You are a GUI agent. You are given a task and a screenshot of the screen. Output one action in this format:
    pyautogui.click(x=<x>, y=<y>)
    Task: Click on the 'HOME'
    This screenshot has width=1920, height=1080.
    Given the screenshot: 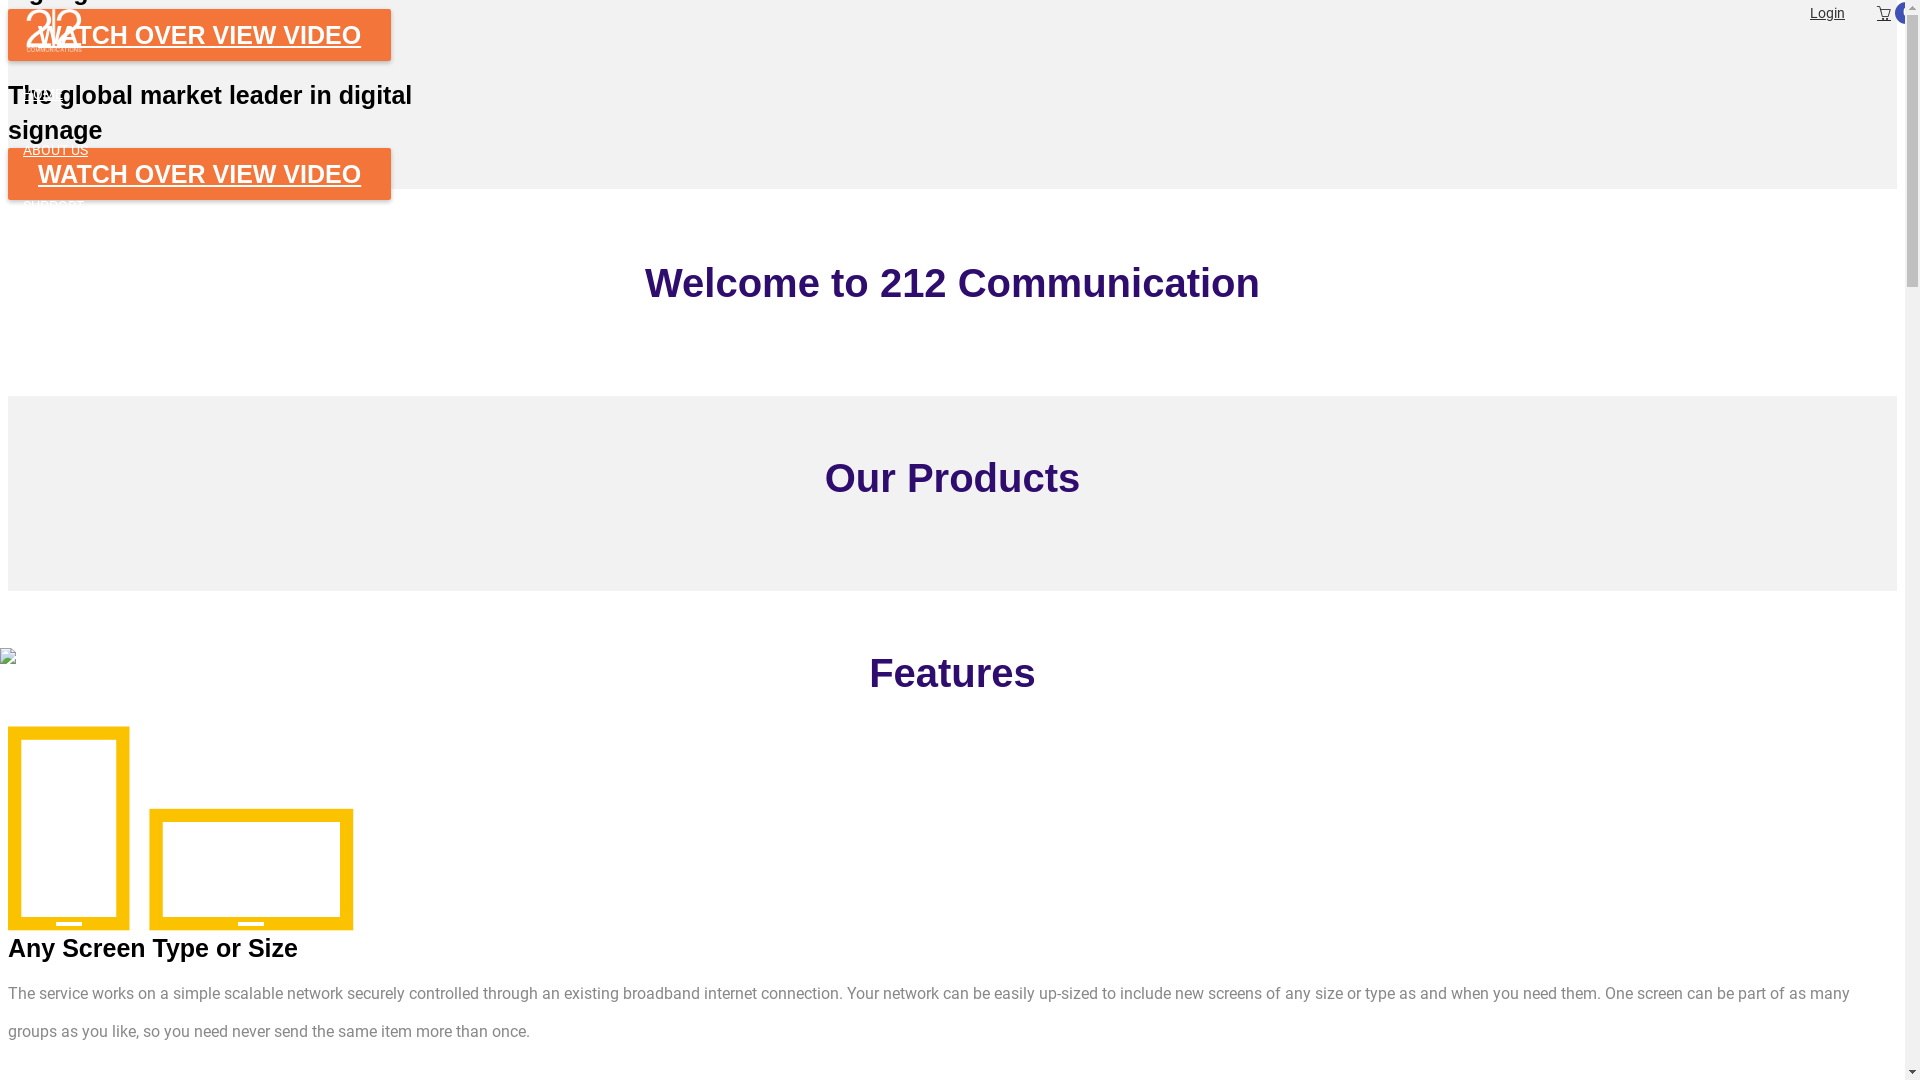 What is the action you would take?
    pyautogui.click(x=963, y=93)
    